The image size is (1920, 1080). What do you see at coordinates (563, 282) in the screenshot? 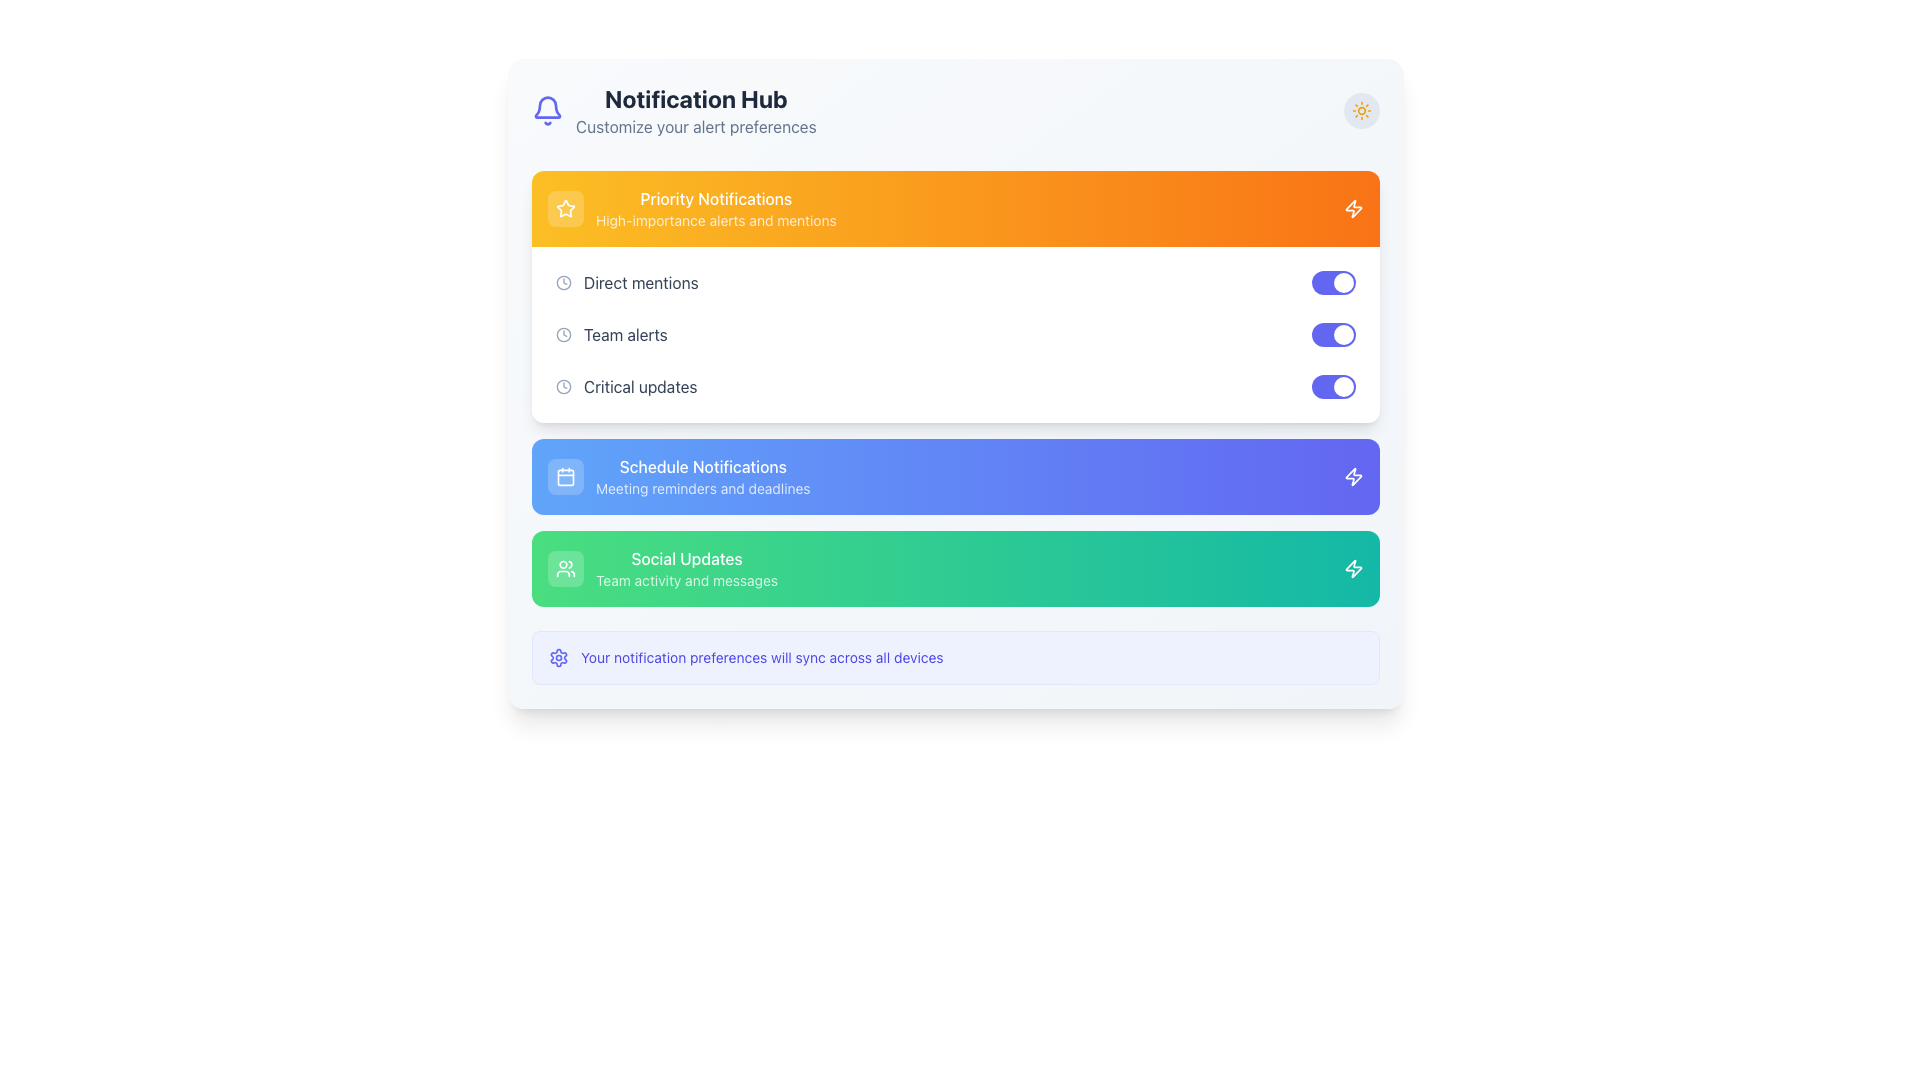
I see `the clock icon located at the top-left corner of the 'Direct mentions' list item in the 'Priority Notifications' section` at bounding box center [563, 282].